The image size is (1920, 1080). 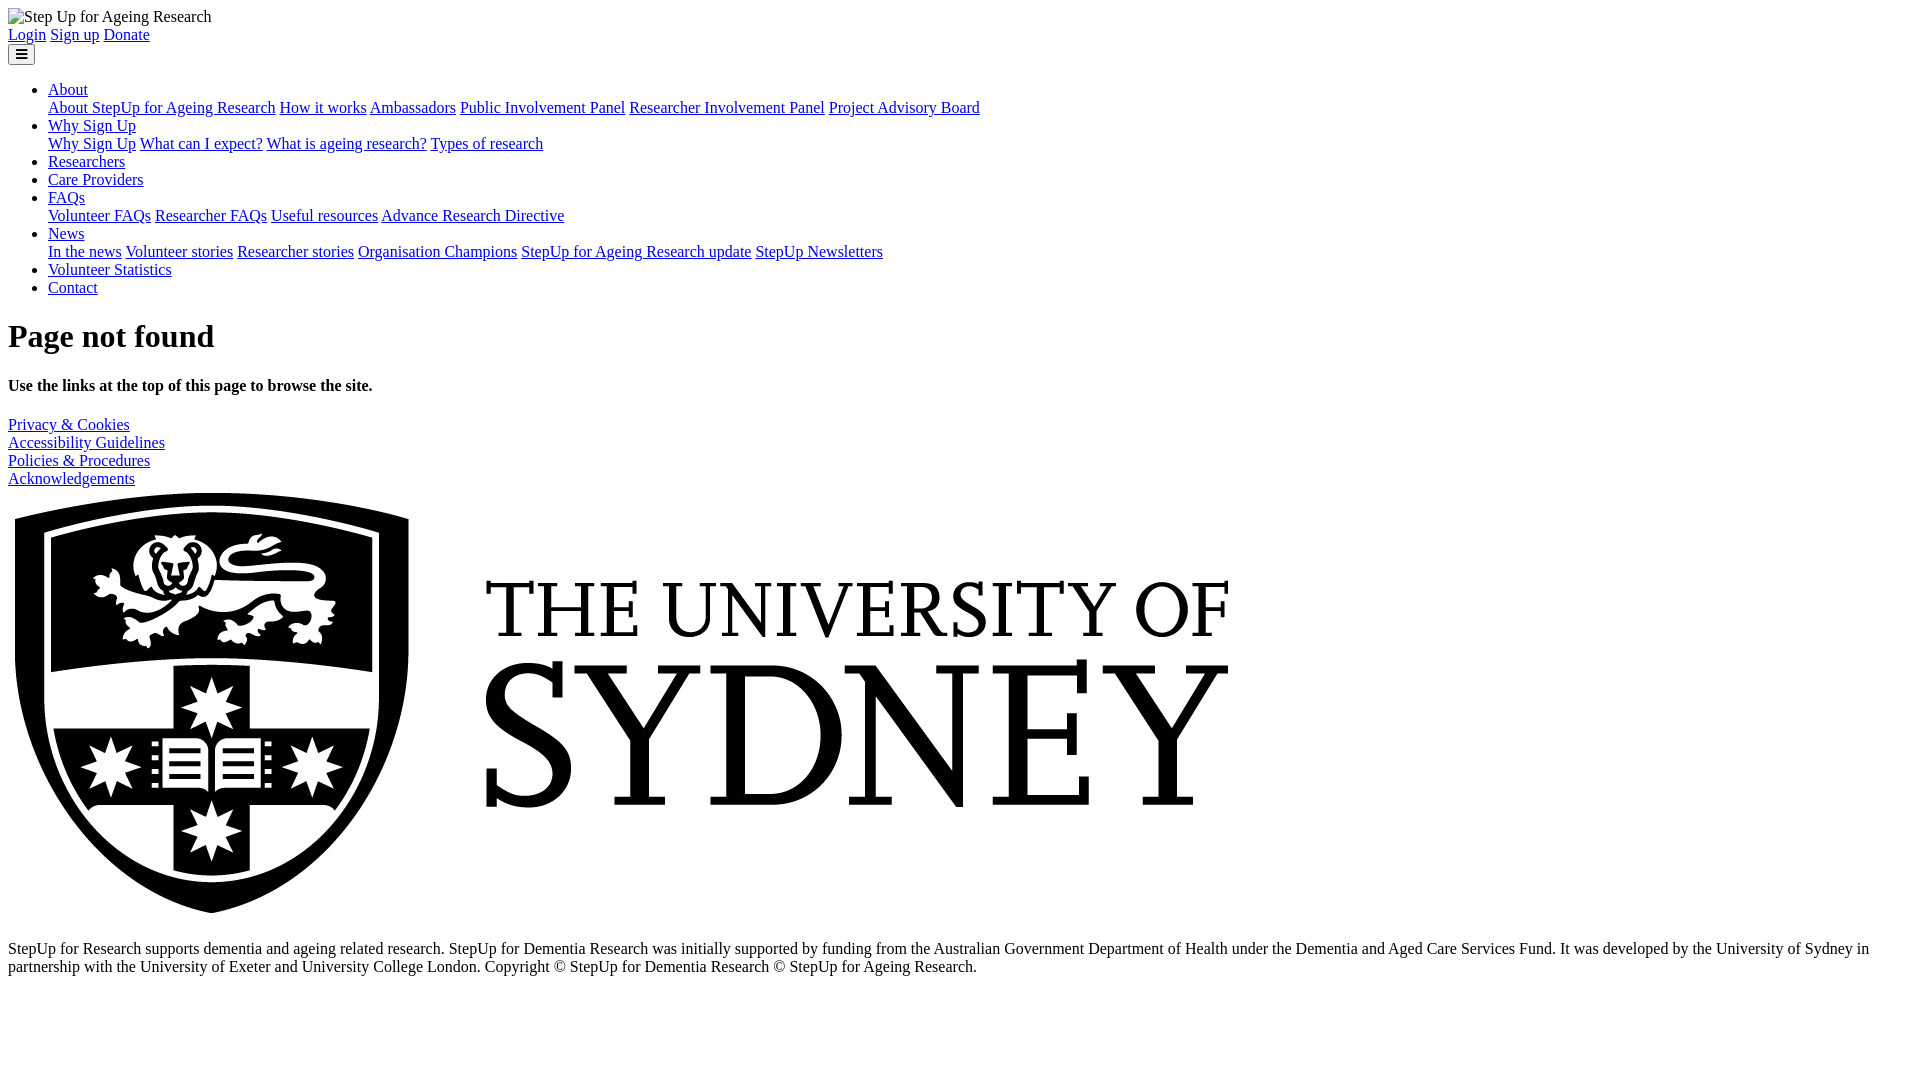 What do you see at coordinates (725, 107) in the screenshot?
I see `'Researcher Involvement Panel'` at bounding box center [725, 107].